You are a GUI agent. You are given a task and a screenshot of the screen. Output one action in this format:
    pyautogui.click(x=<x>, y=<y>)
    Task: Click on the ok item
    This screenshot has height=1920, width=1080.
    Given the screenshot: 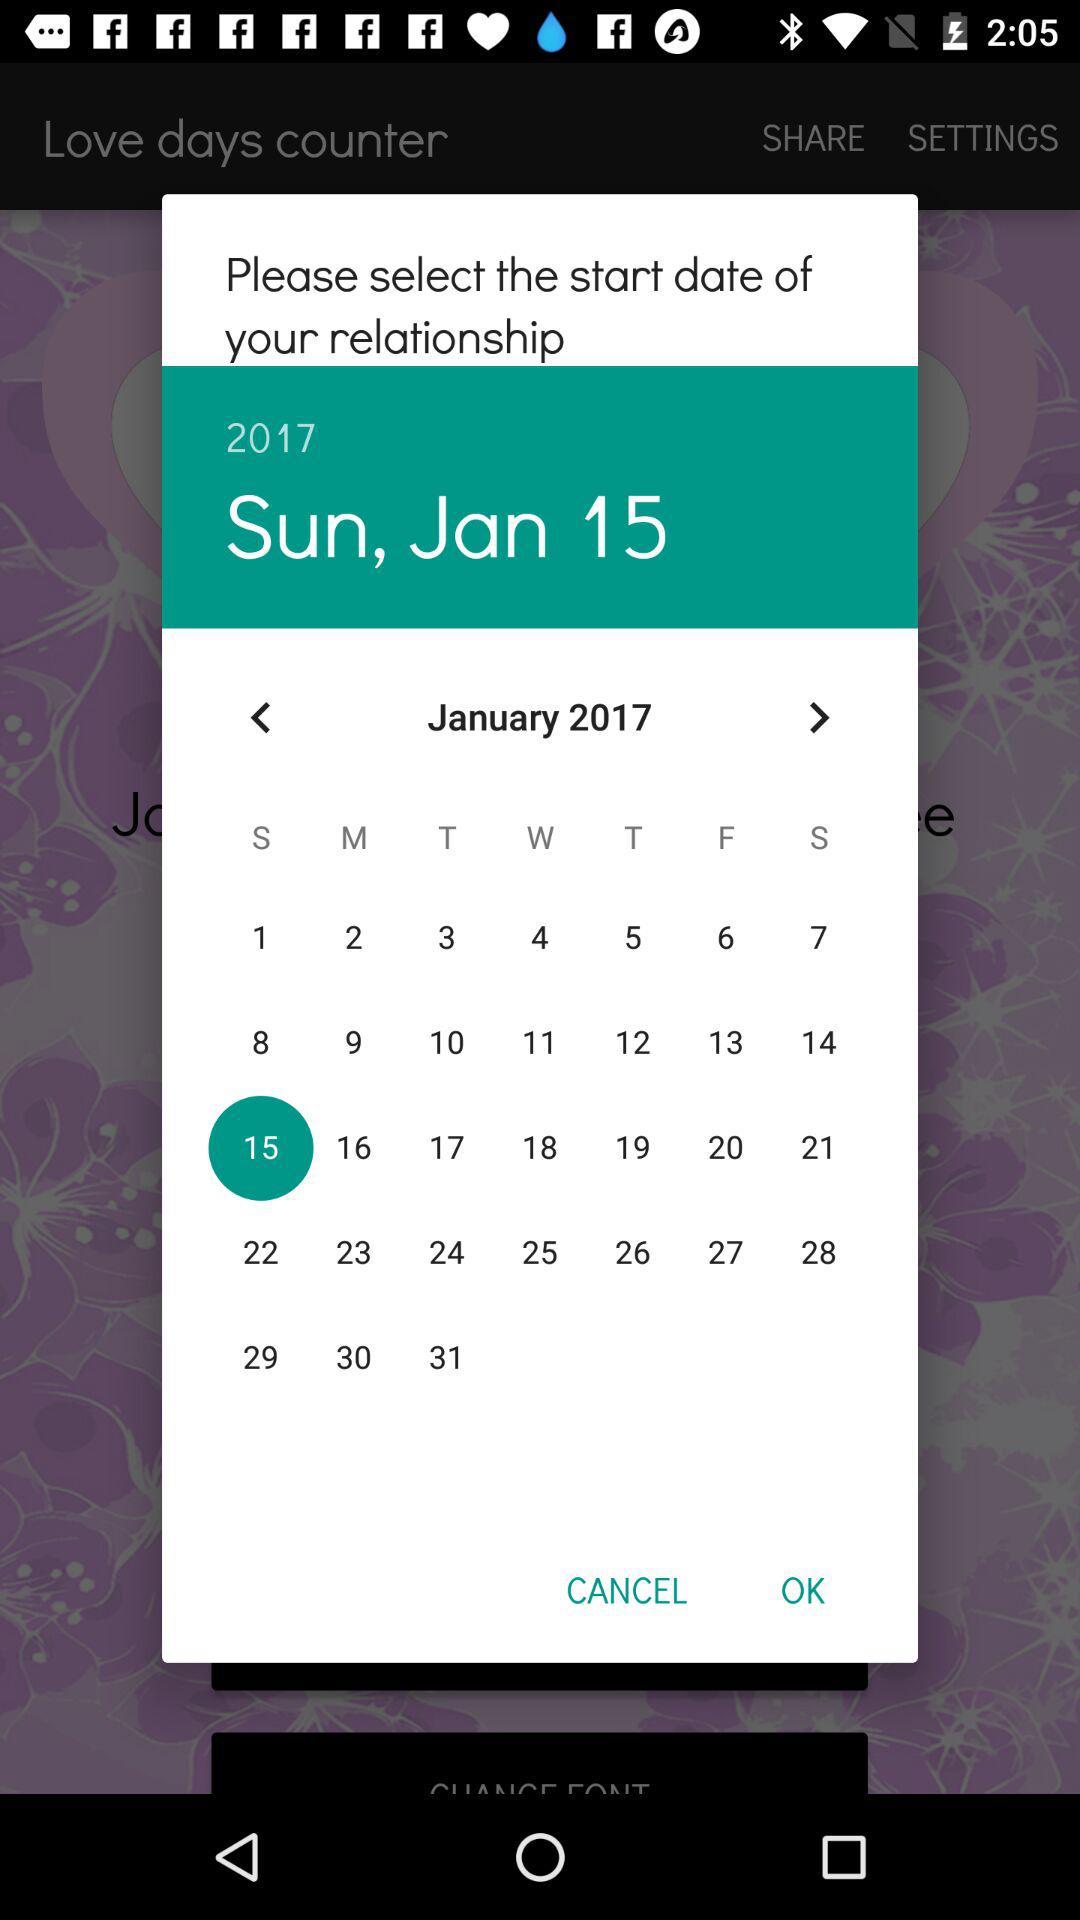 What is the action you would take?
    pyautogui.click(x=801, y=1588)
    